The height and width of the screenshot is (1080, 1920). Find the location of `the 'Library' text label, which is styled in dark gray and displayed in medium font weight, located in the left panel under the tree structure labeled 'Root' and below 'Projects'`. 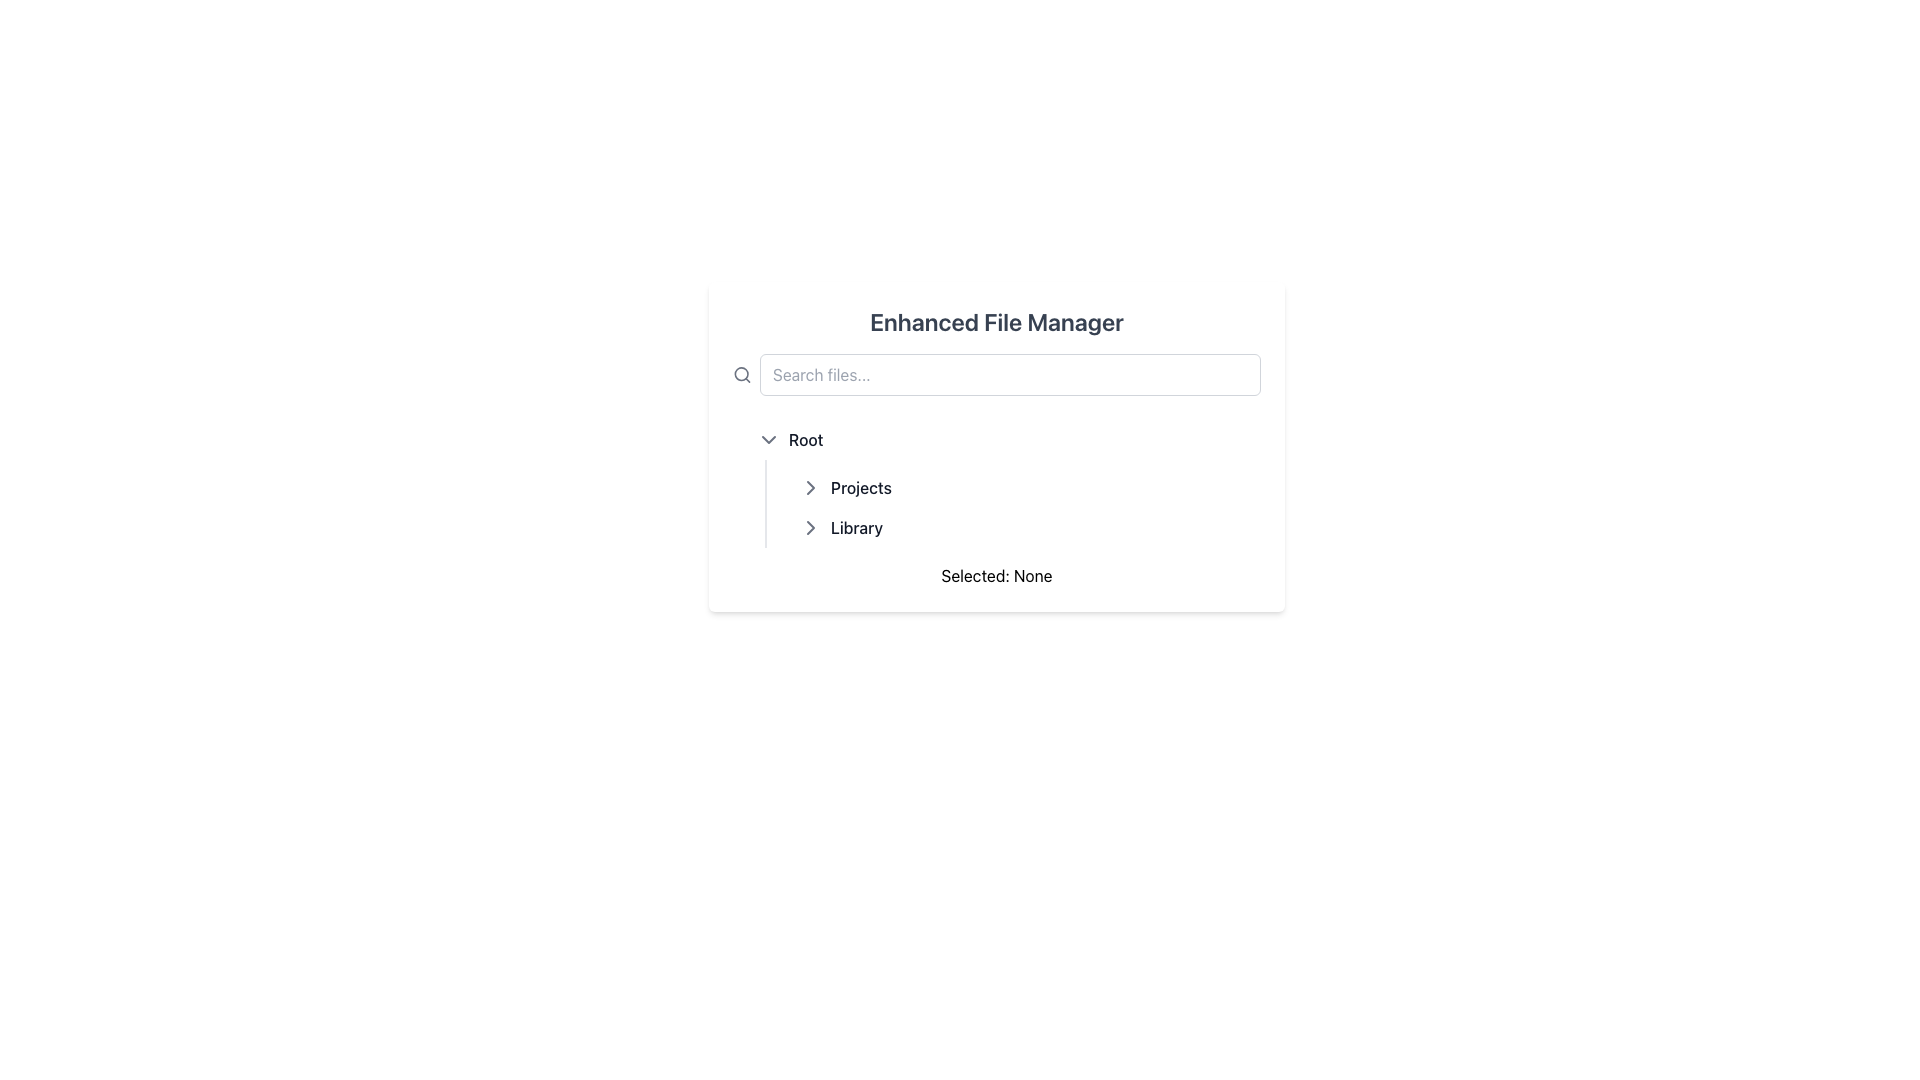

the 'Library' text label, which is styled in dark gray and displayed in medium font weight, located in the left panel under the tree structure labeled 'Root' and below 'Projects' is located at coordinates (857, 527).